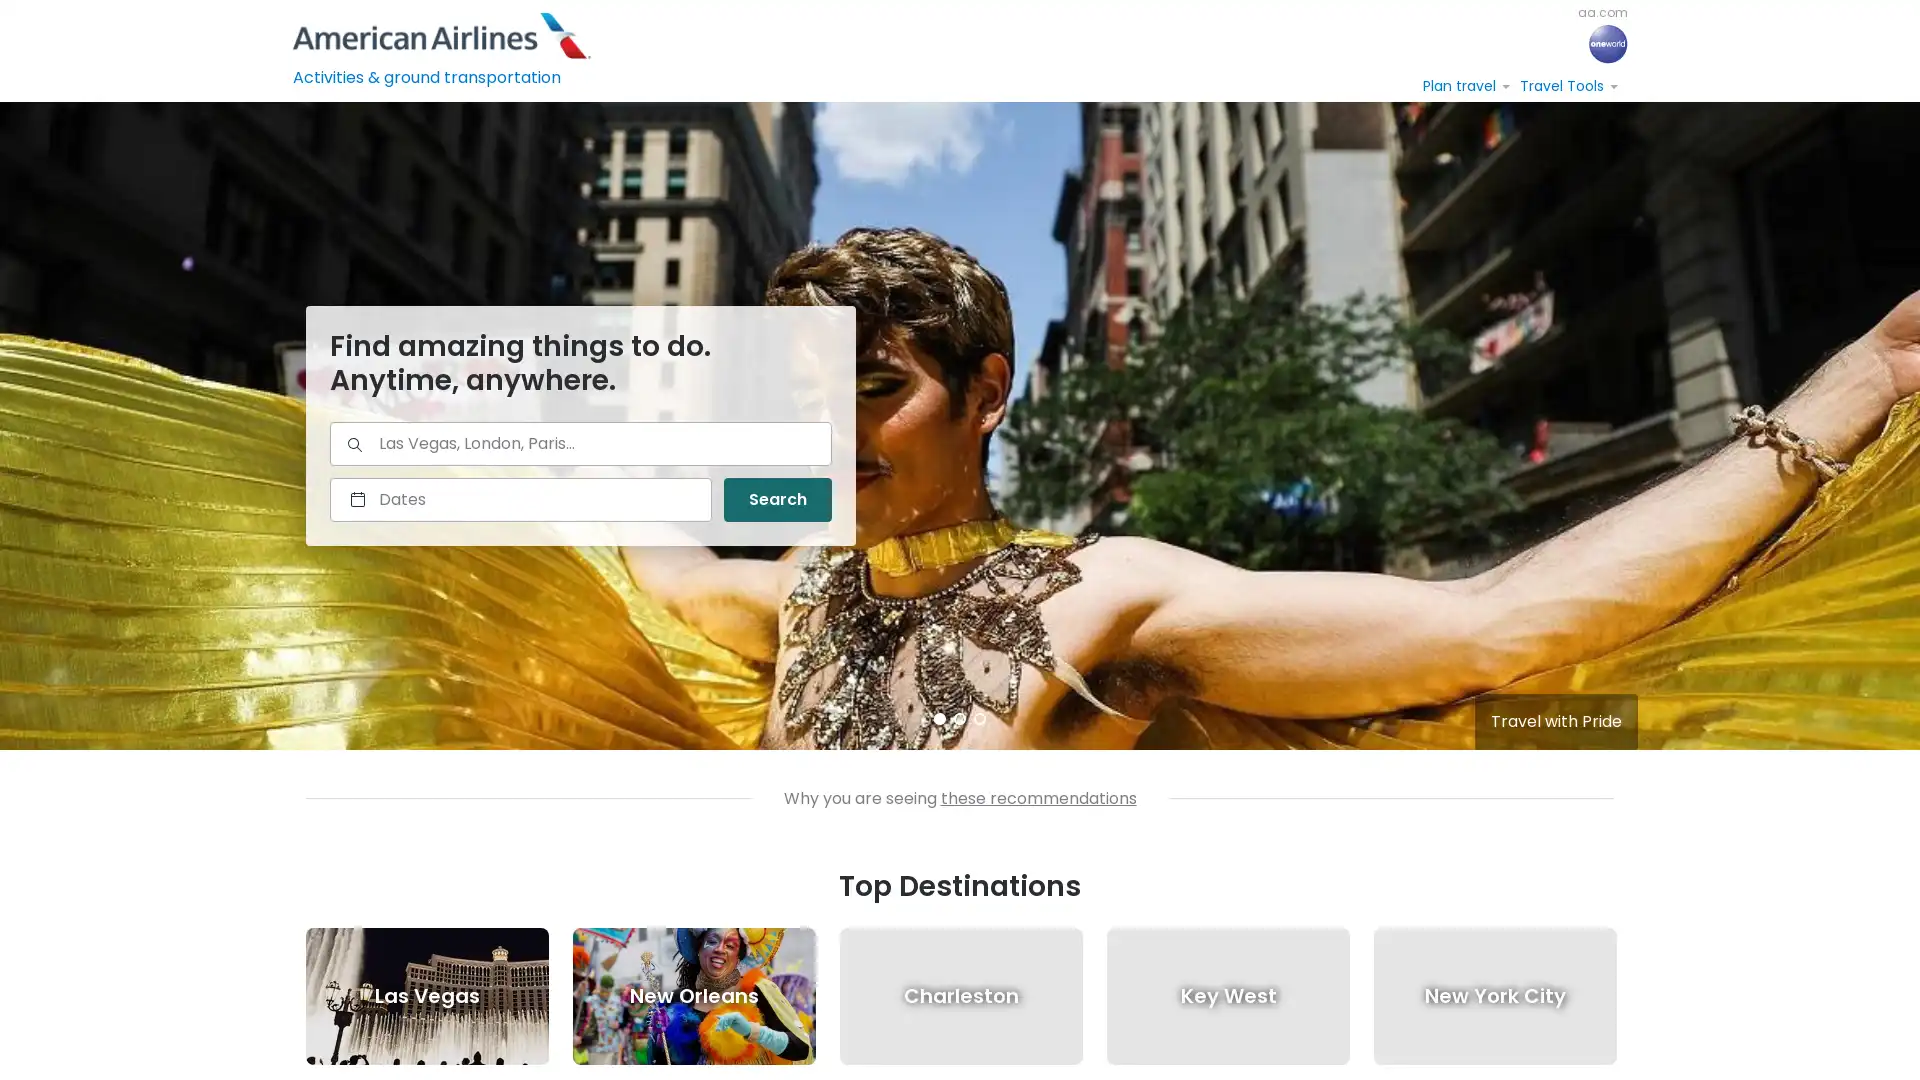 This screenshot has width=1920, height=1080. I want to click on Search, so click(776, 212).